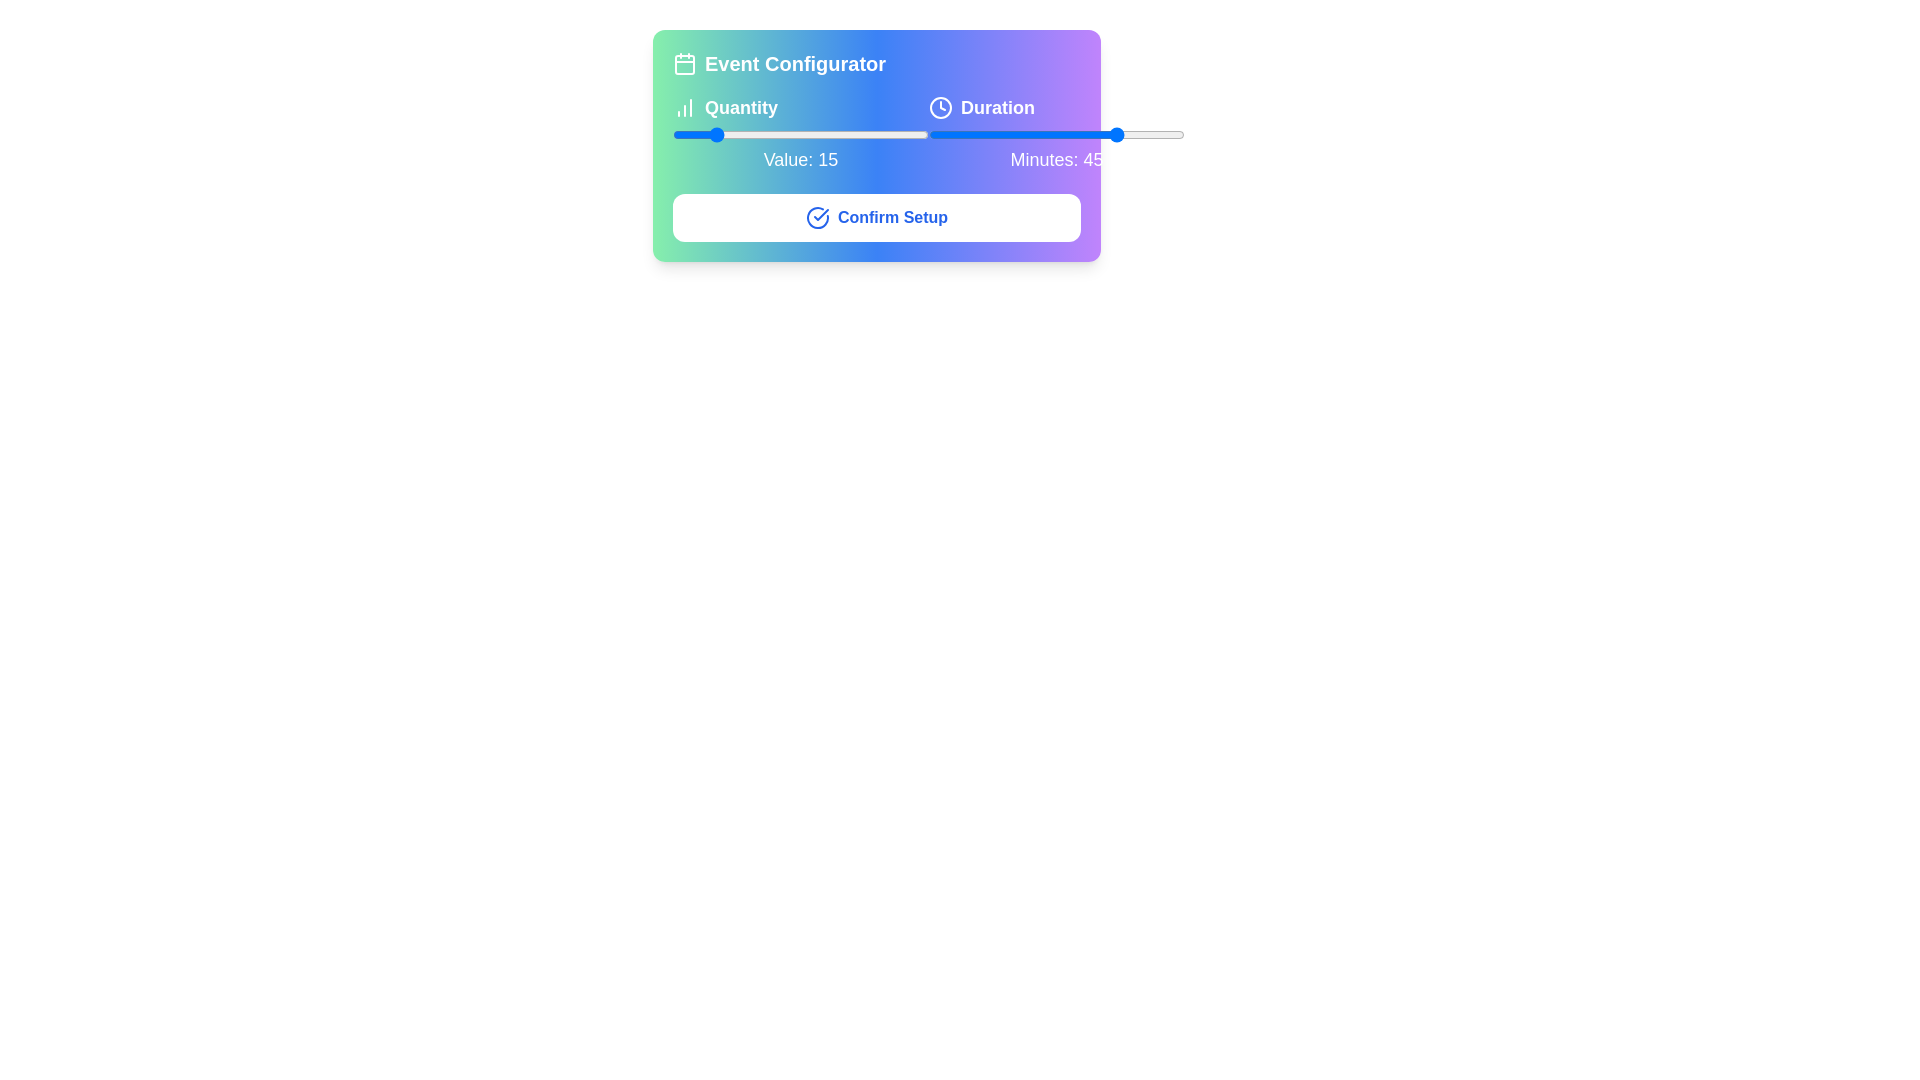  Describe the element at coordinates (801, 158) in the screenshot. I see `the text label that displays 'Value: 15', which is styled prominently in a larger font and located below the horizontal slider within the 'Quantity' interface section` at that location.